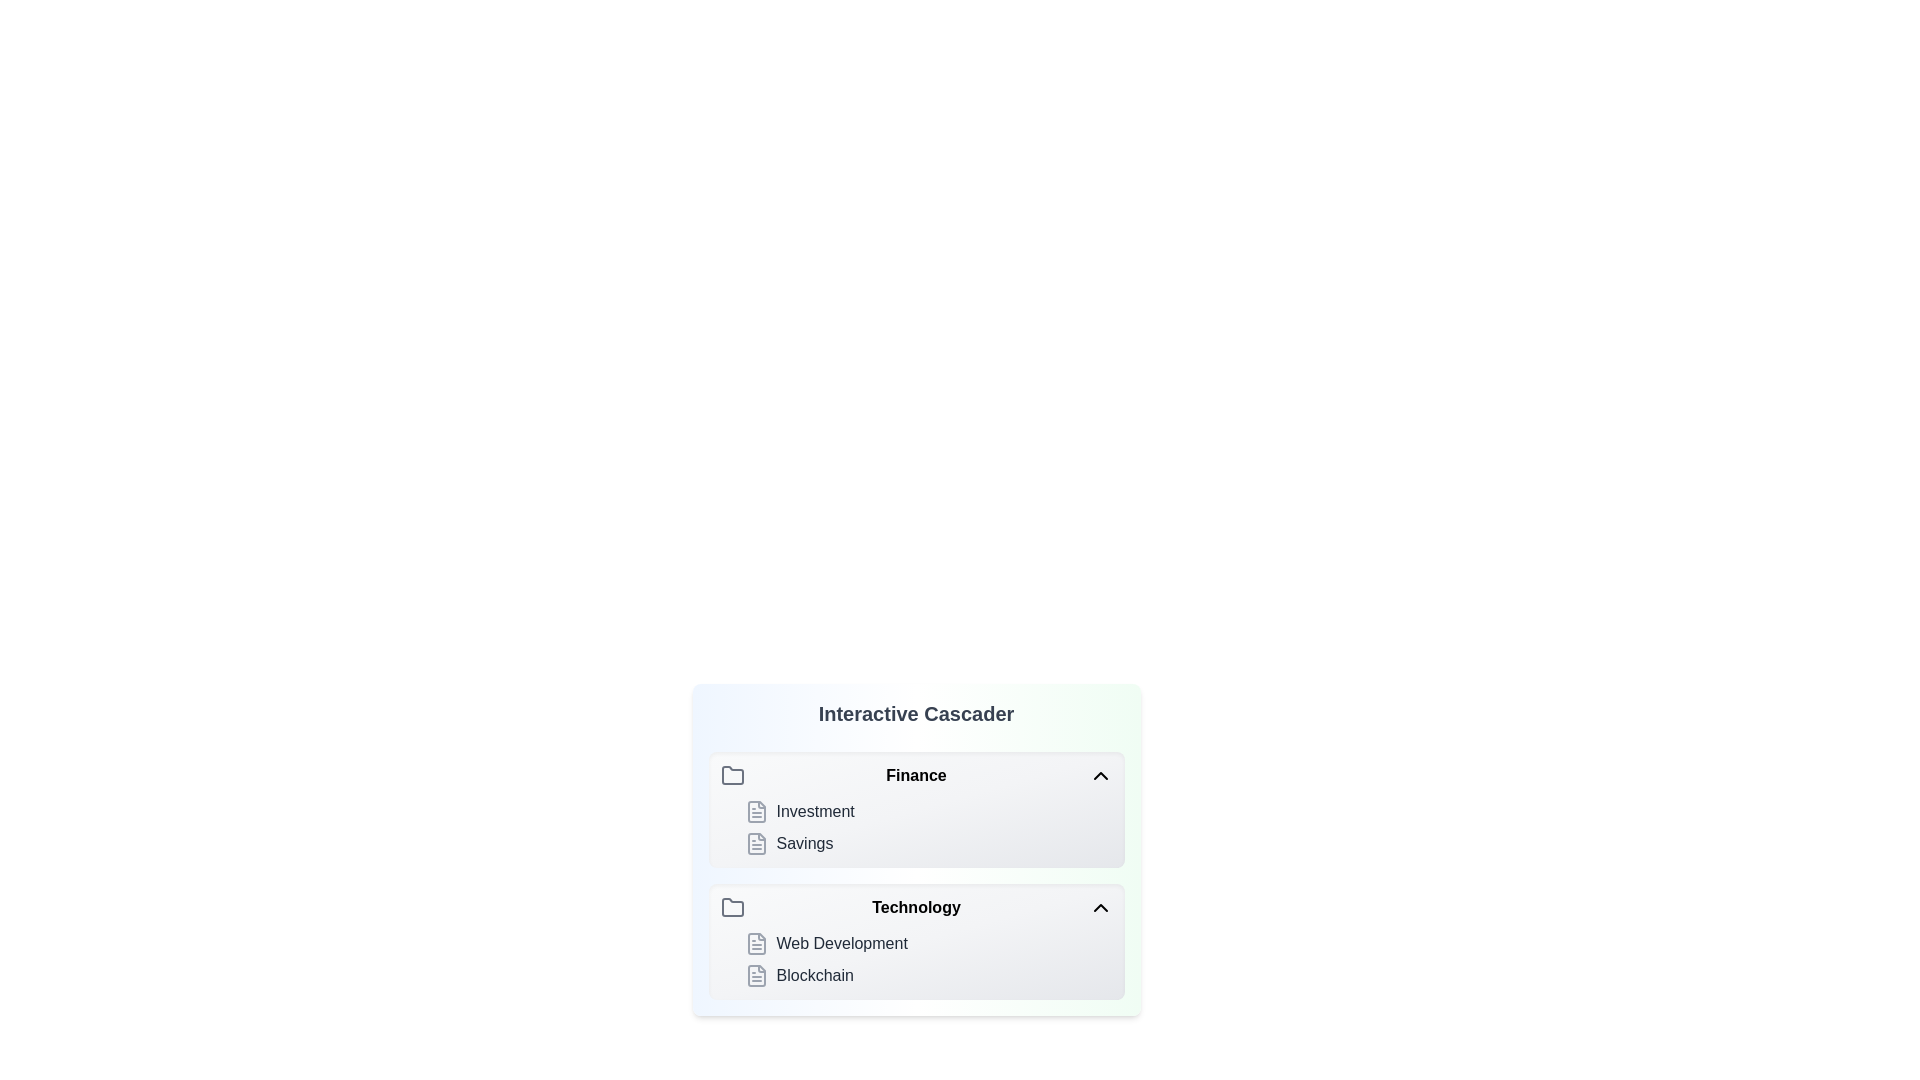 Image resolution: width=1920 pixels, height=1080 pixels. I want to click on the document icon representing the 'Investment' category located in the Finance section of the Interactive Cascader interface, positioned to the left of the 'Investment' label, so click(755, 812).